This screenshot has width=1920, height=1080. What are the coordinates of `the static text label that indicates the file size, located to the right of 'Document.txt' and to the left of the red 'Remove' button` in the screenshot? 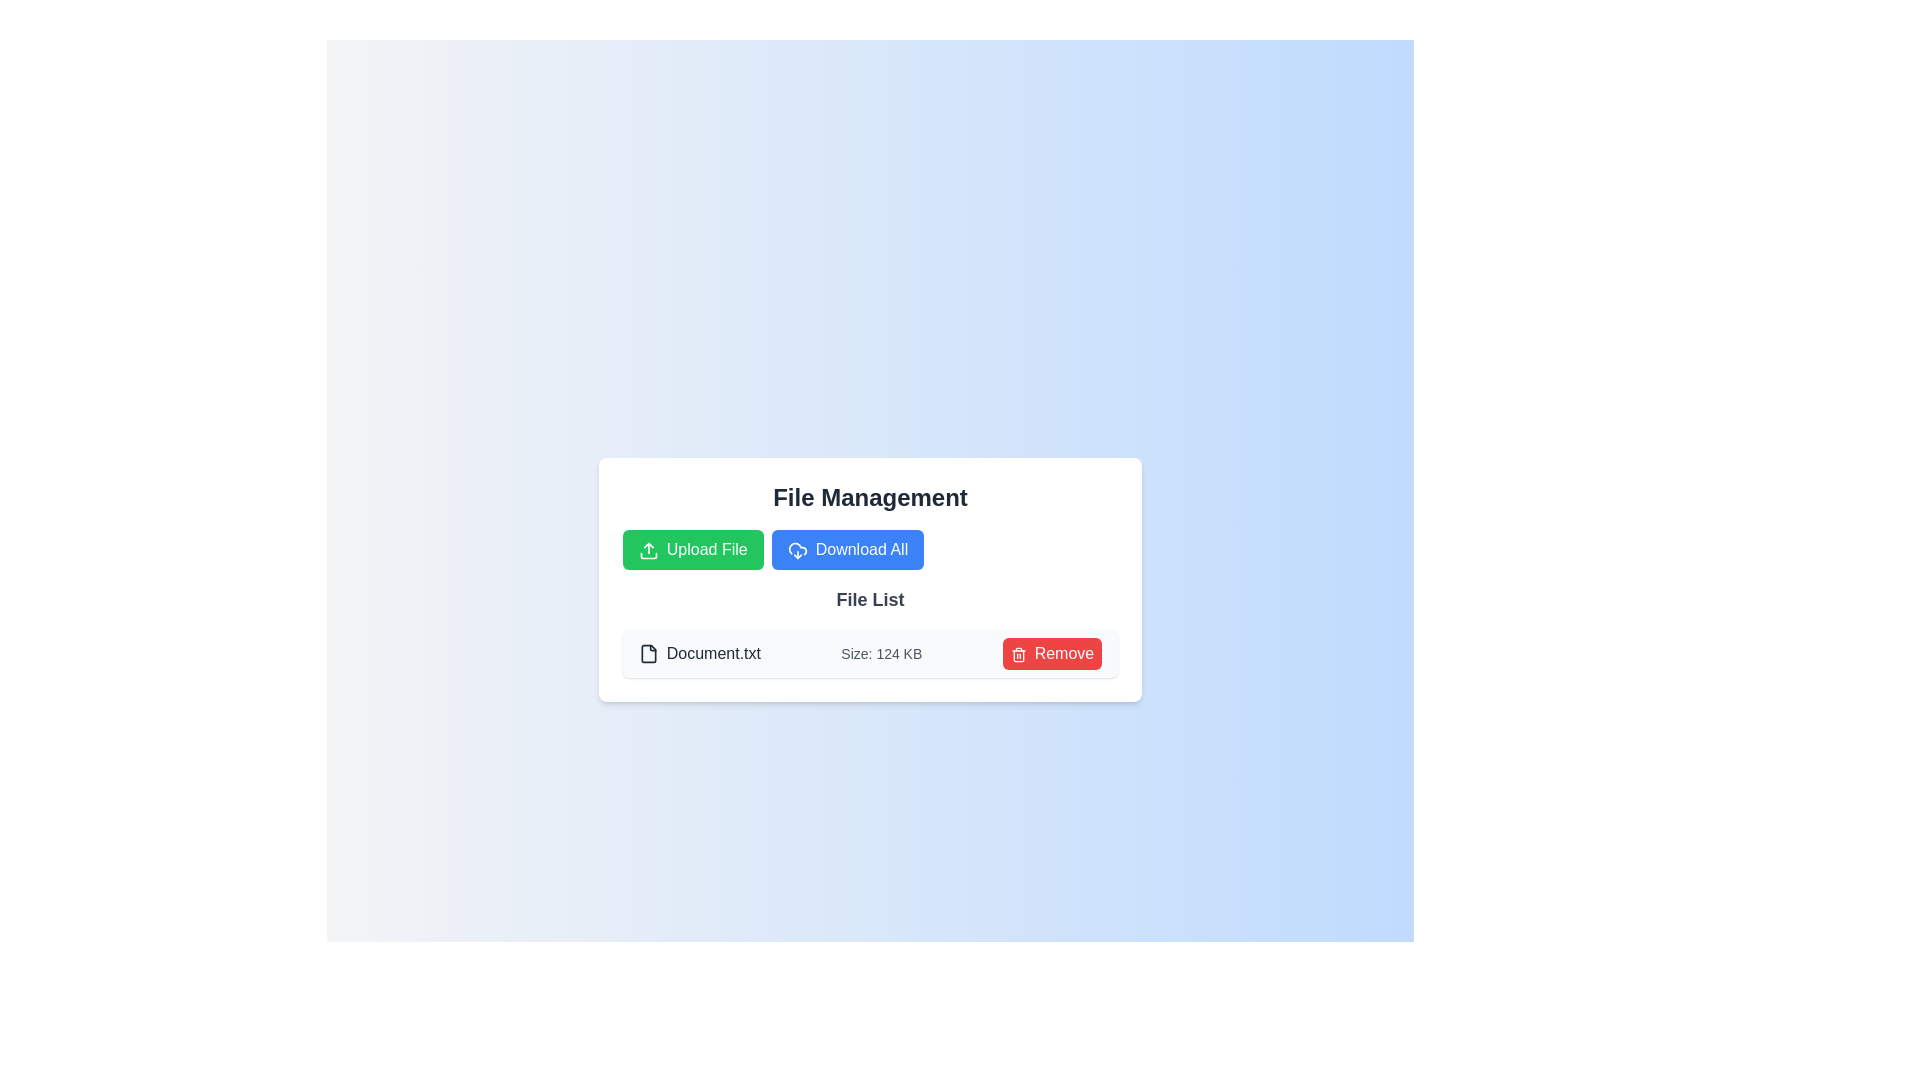 It's located at (880, 654).